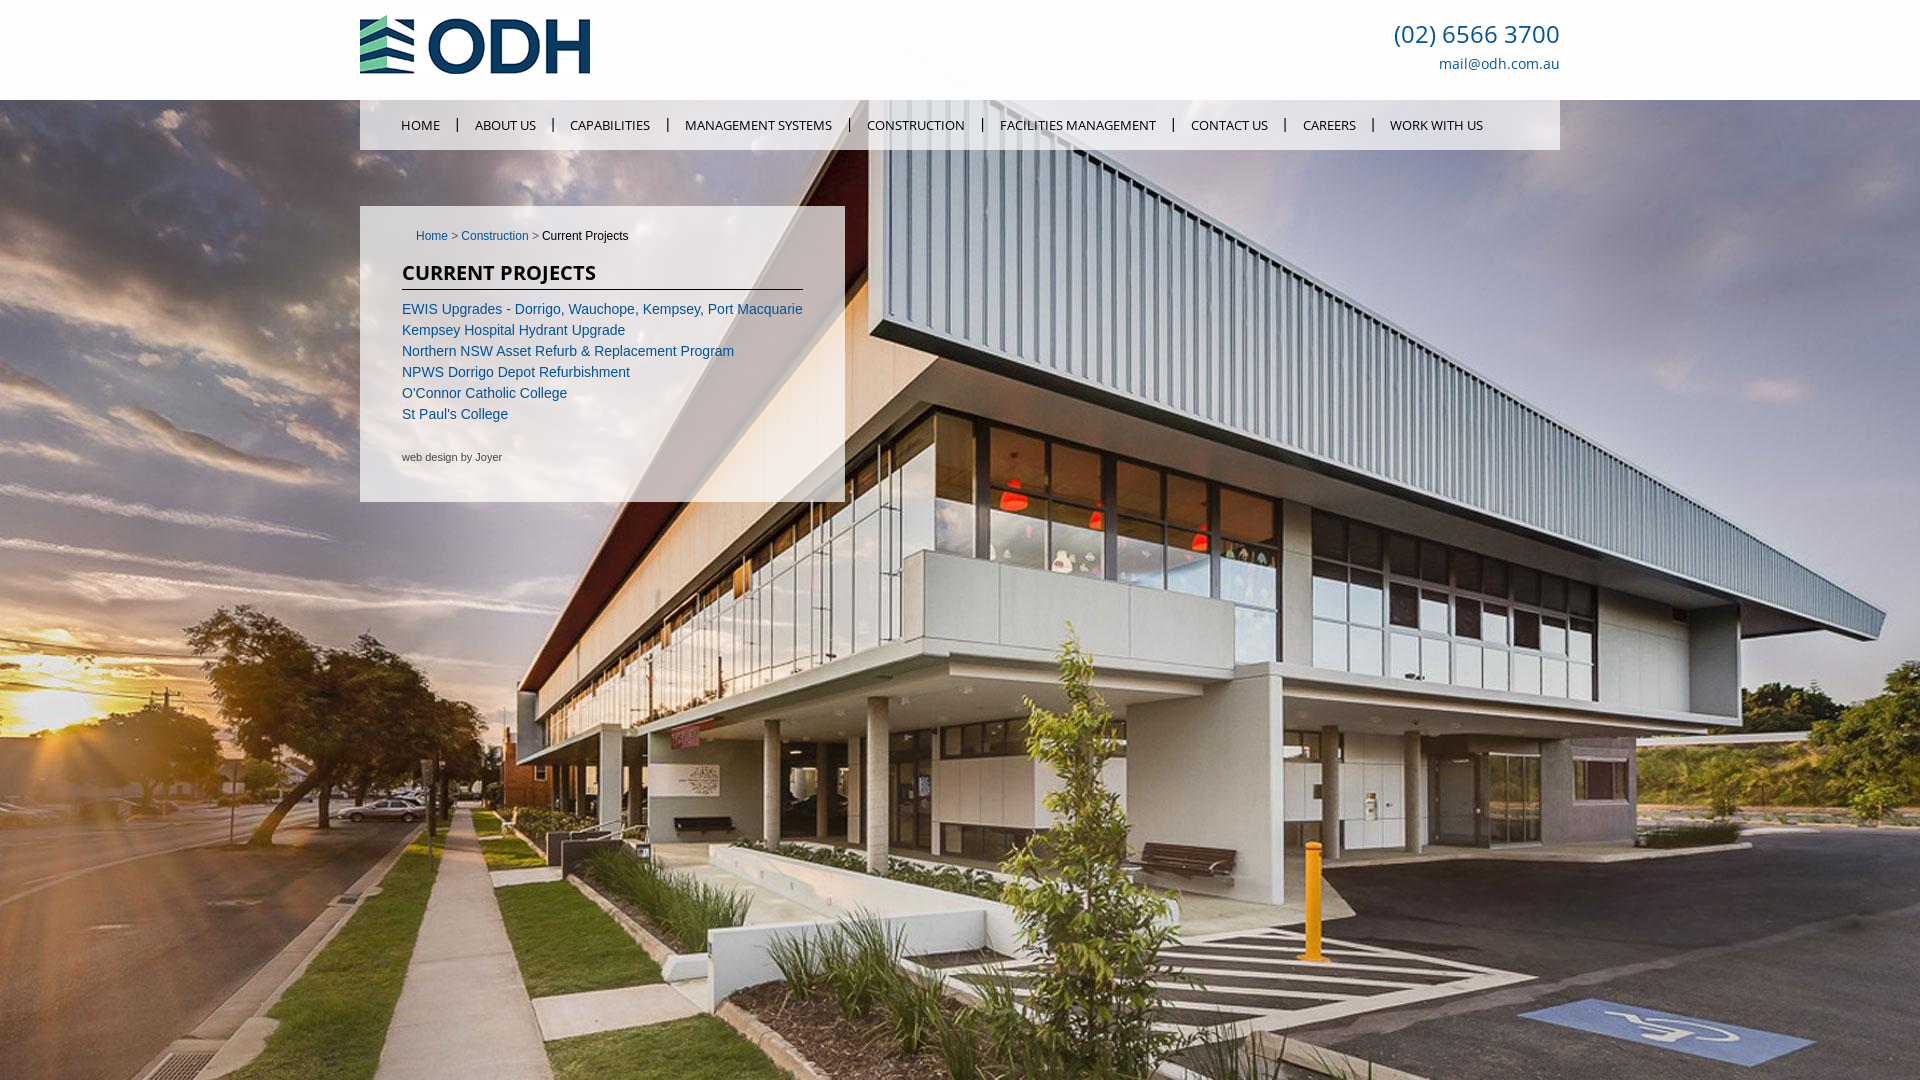  What do you see at coordinates (484, 393) in the screenshot?
I see `'O'Connor Catholic College'` at bounding box center [484, 393].